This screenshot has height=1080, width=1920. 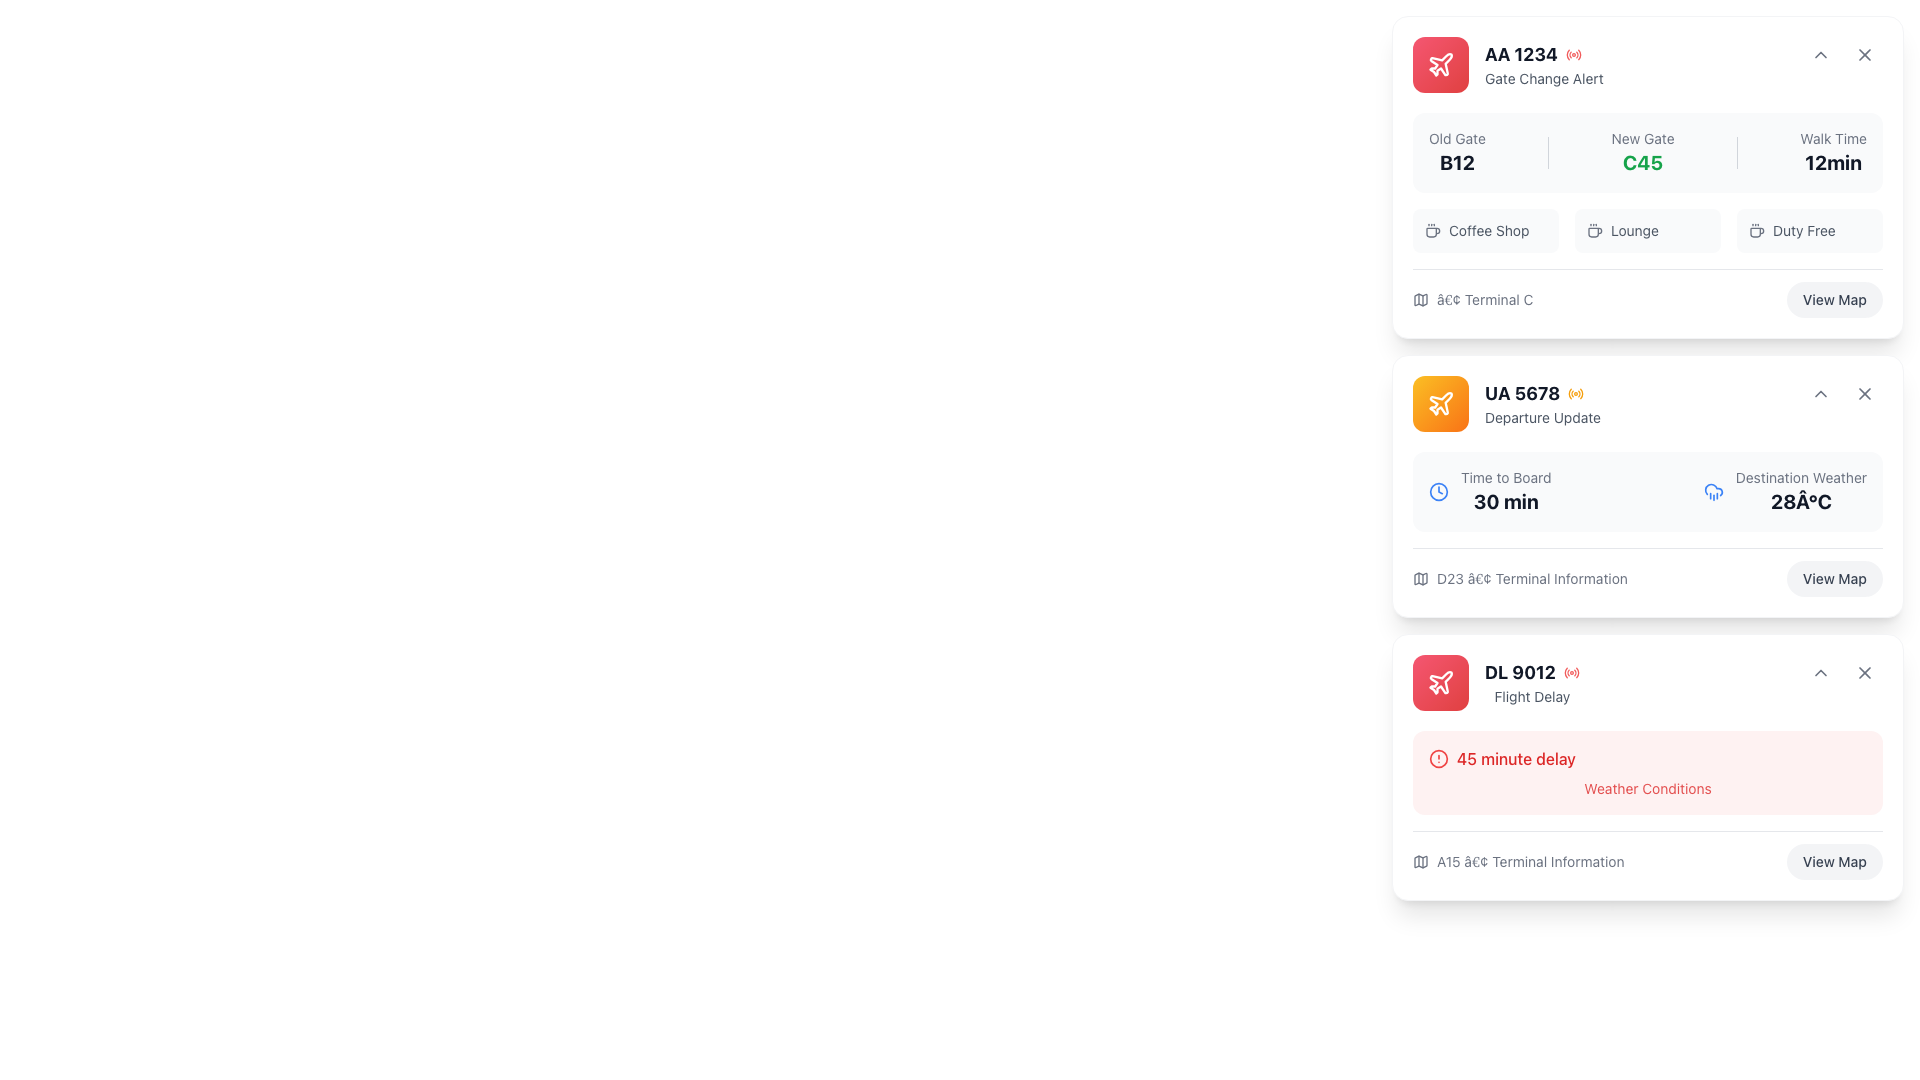 What do you see at coordinates (1531, 696) in the screenshot?
I see `the text label indicating 'Flight Delay' located in the card section of the 'DL 9012' flight information area, positioned below the bold 'DL 9012' label` at bounding box center [1531, 696].